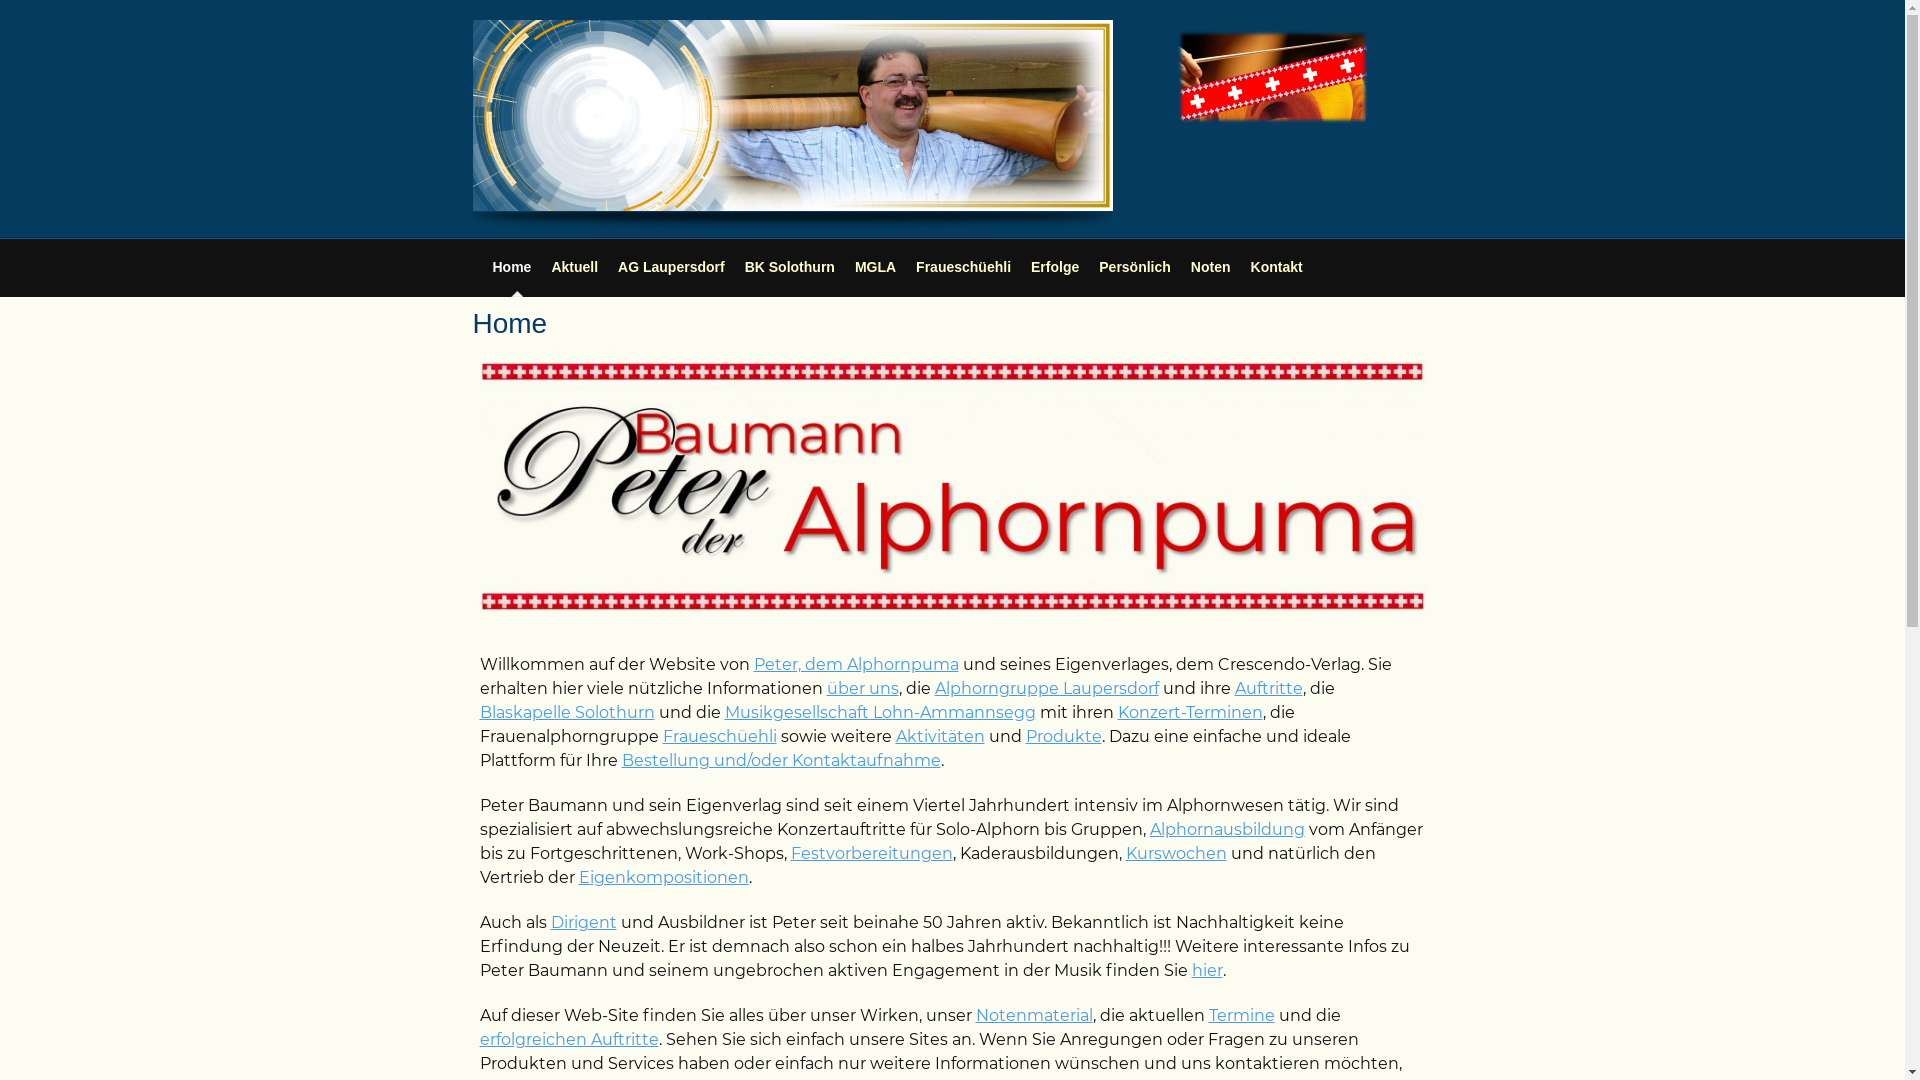 The height and width of the screenshot is (1080, 1920). I want to click on 'Dirigent', so click(550, 922).